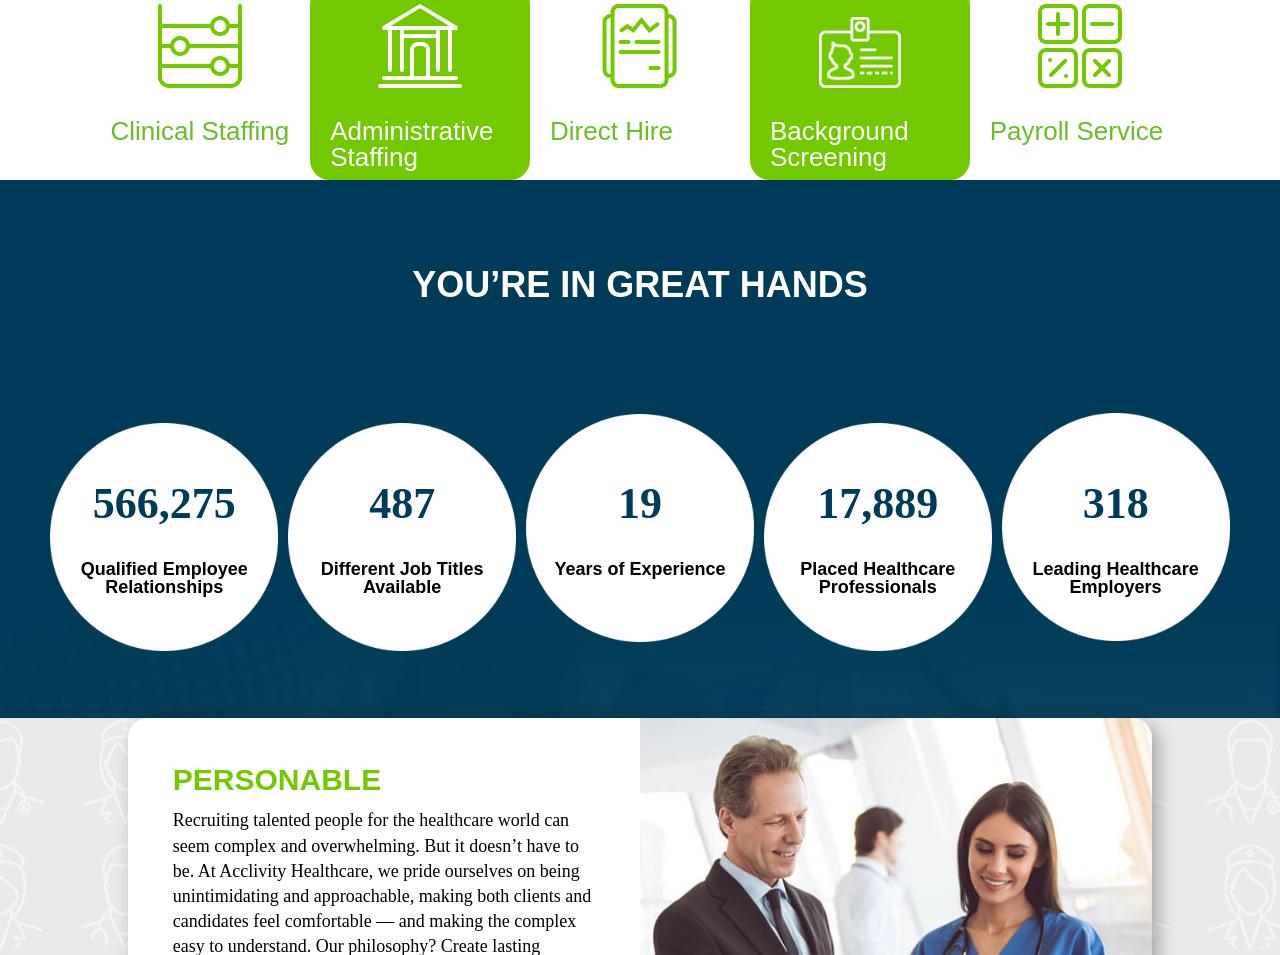  Describe the element at coordinates (817, 503) in the screenshot. I see `'17,889'` at that location.